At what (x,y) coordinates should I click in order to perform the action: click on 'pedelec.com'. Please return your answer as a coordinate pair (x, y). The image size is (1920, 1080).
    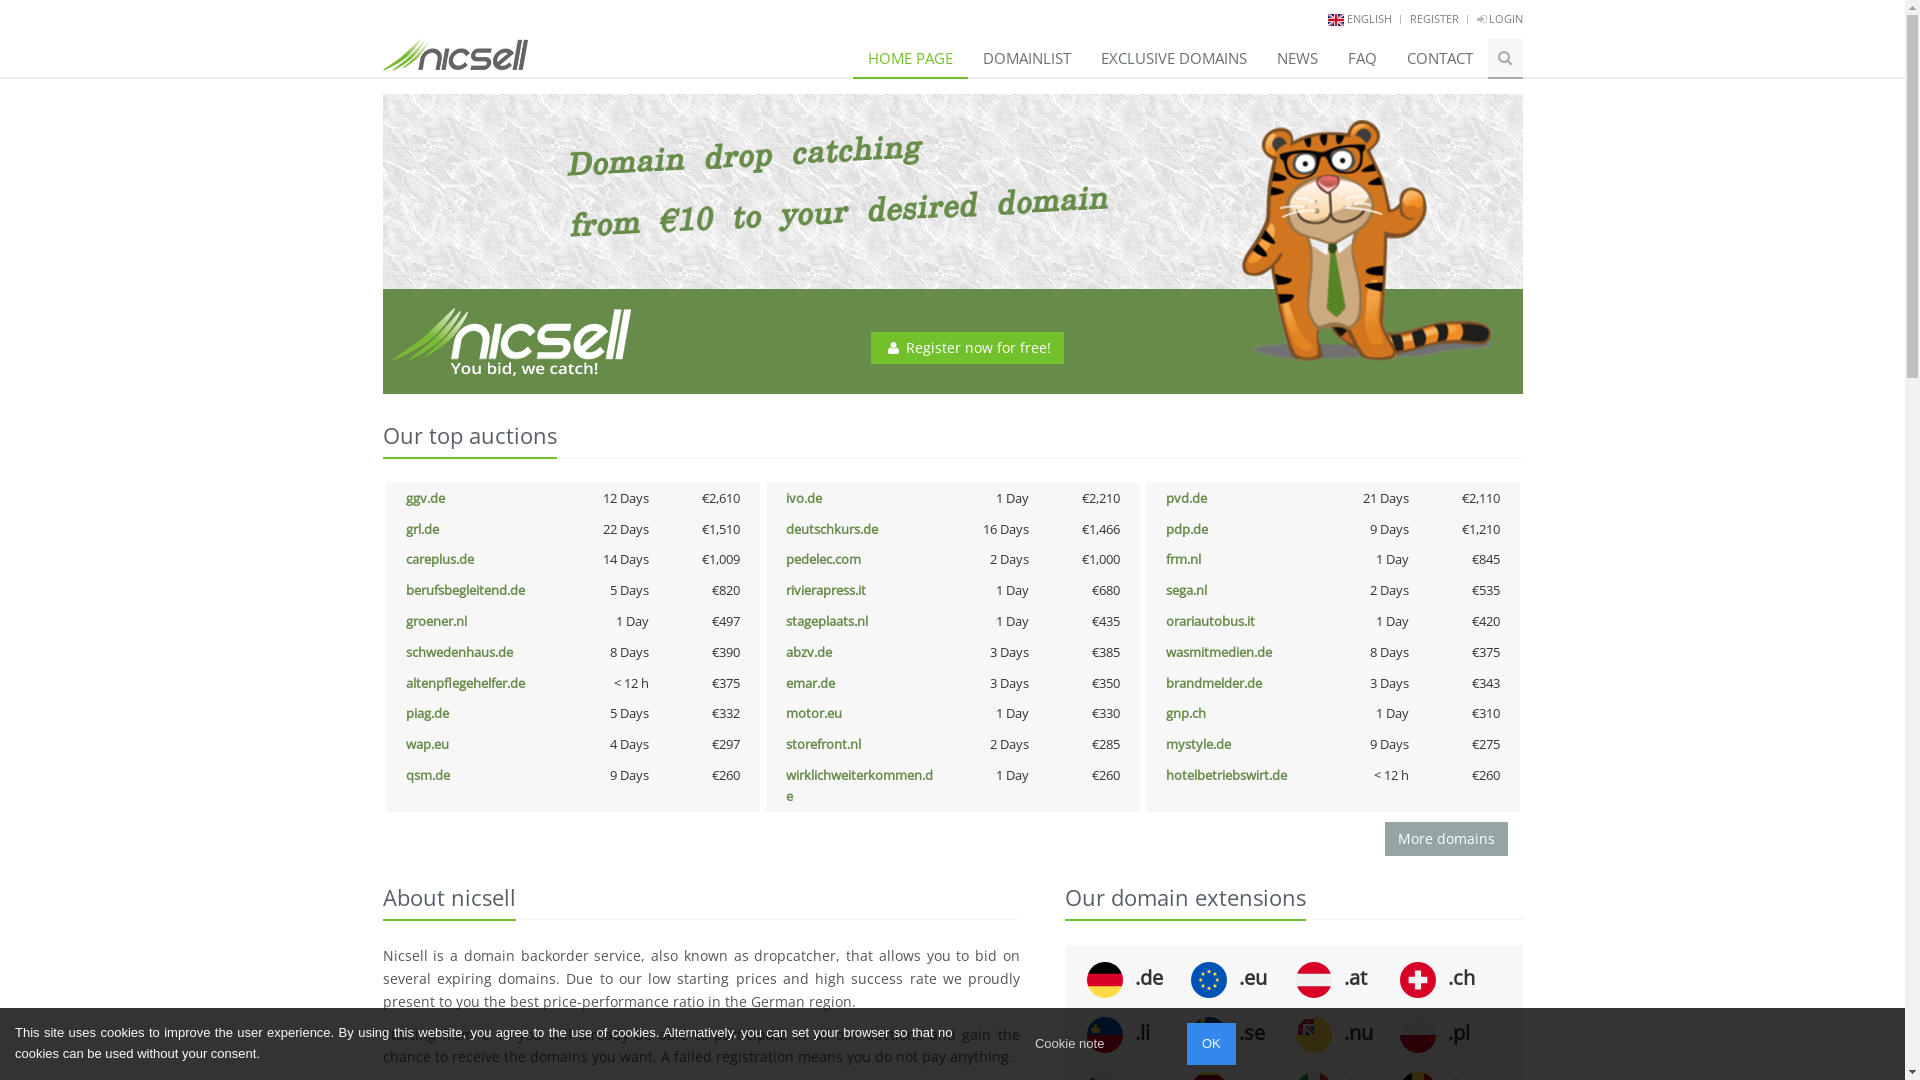
    Looking at the image, I should click on (823, 559).